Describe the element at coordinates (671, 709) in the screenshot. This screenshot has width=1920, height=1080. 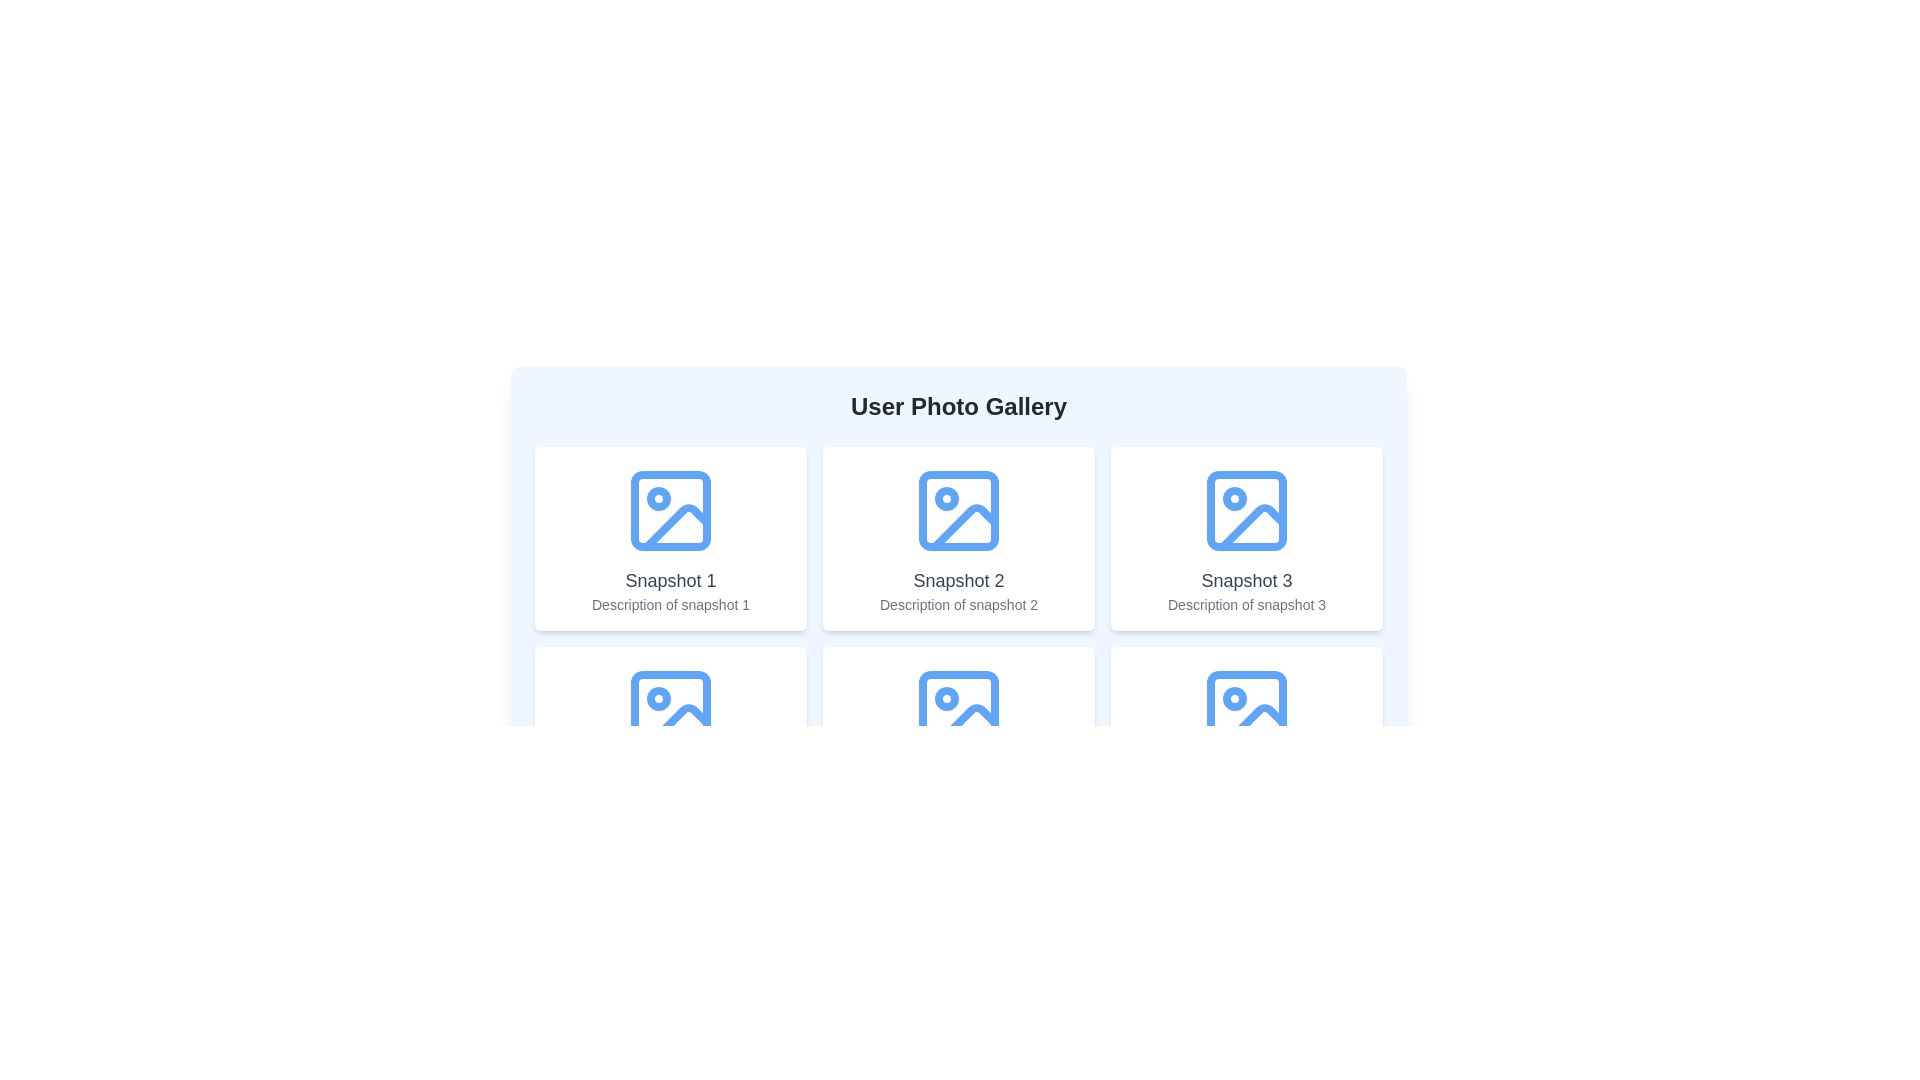
I see `the graphical representation of the SVG graphic element that visually represents 'Snapshot 4', located in the middle row of a grid layout, above its descriptive text` at that location.